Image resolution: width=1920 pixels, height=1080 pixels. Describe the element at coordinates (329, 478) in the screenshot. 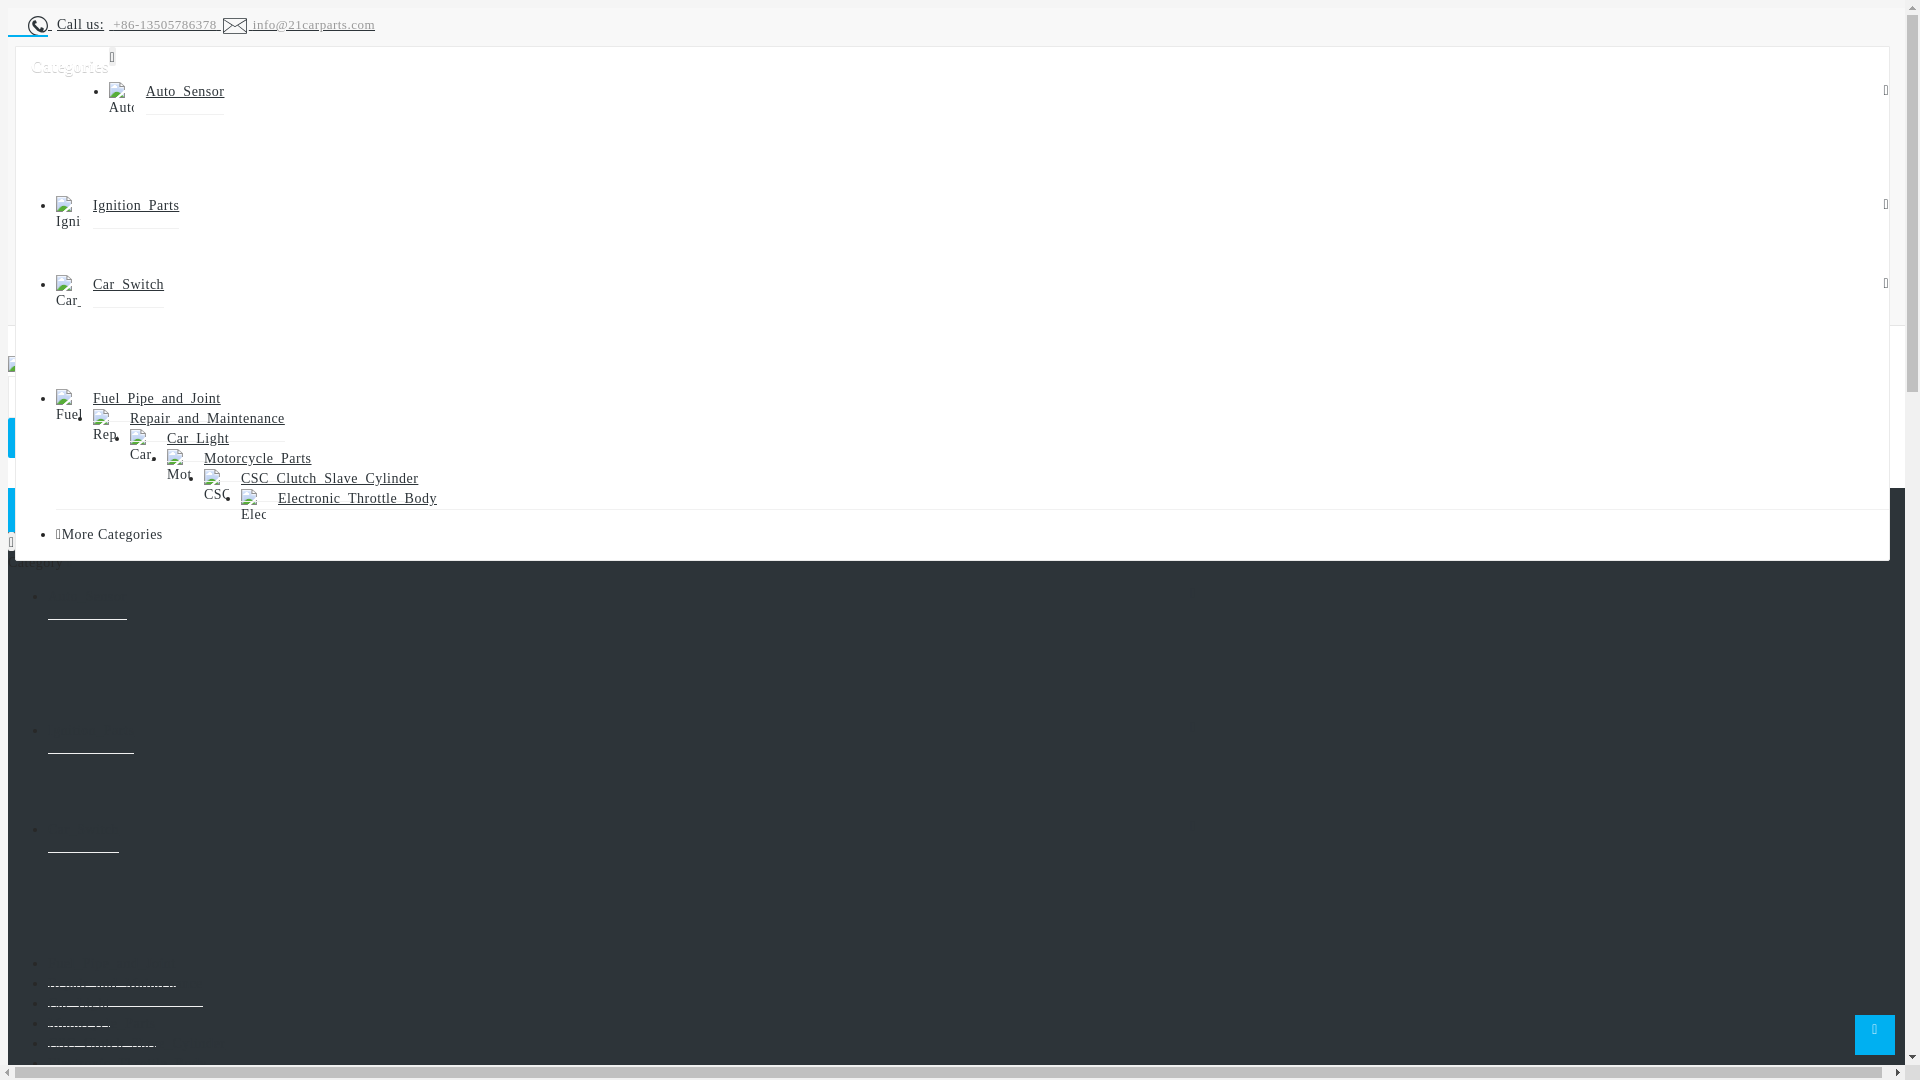

I see `'CSC_Clutch_Slave_Cylinder'` at that location.